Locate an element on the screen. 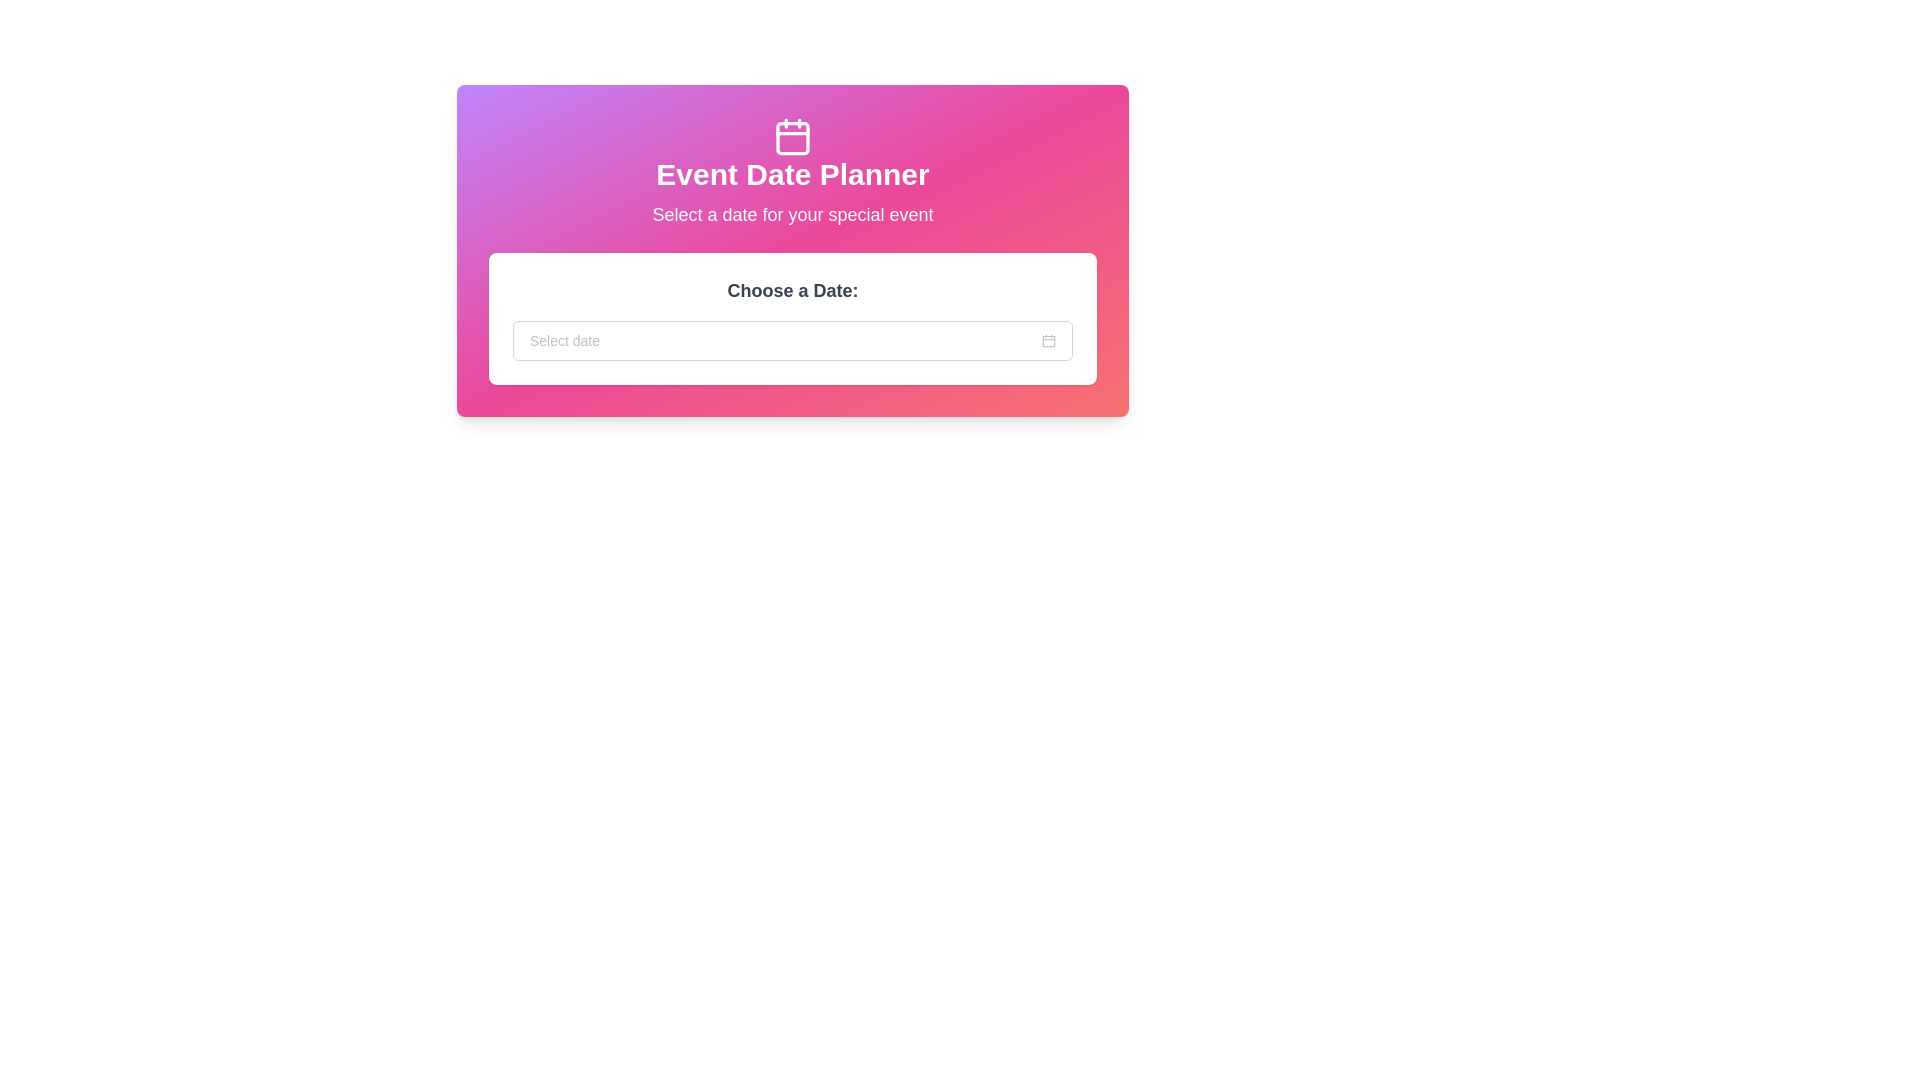  the text label that reads 'Choose a Date:' which is bold and dark gray, positioned at the top of a white rectangular card is located at coordinates (791, 290).